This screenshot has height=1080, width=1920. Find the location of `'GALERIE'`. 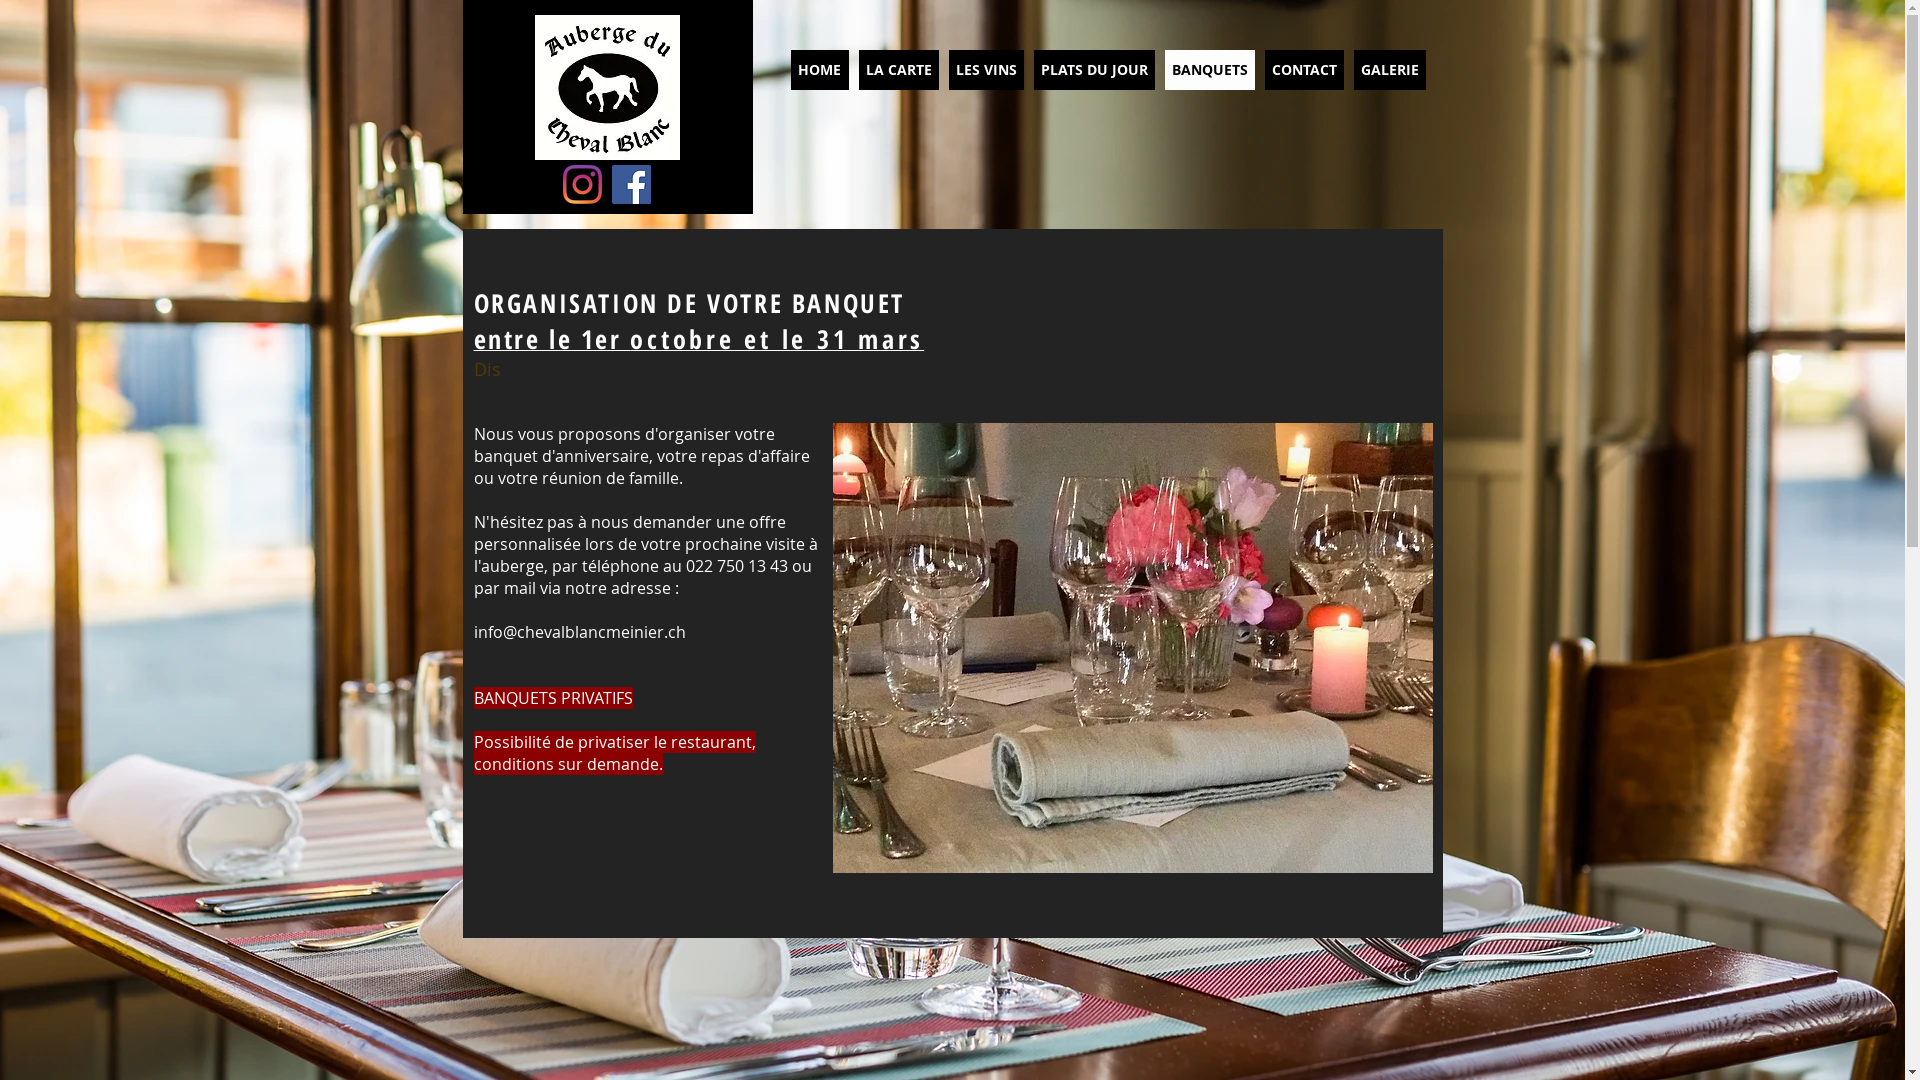

'GALERIE' is located at coordinates (1389, 68).